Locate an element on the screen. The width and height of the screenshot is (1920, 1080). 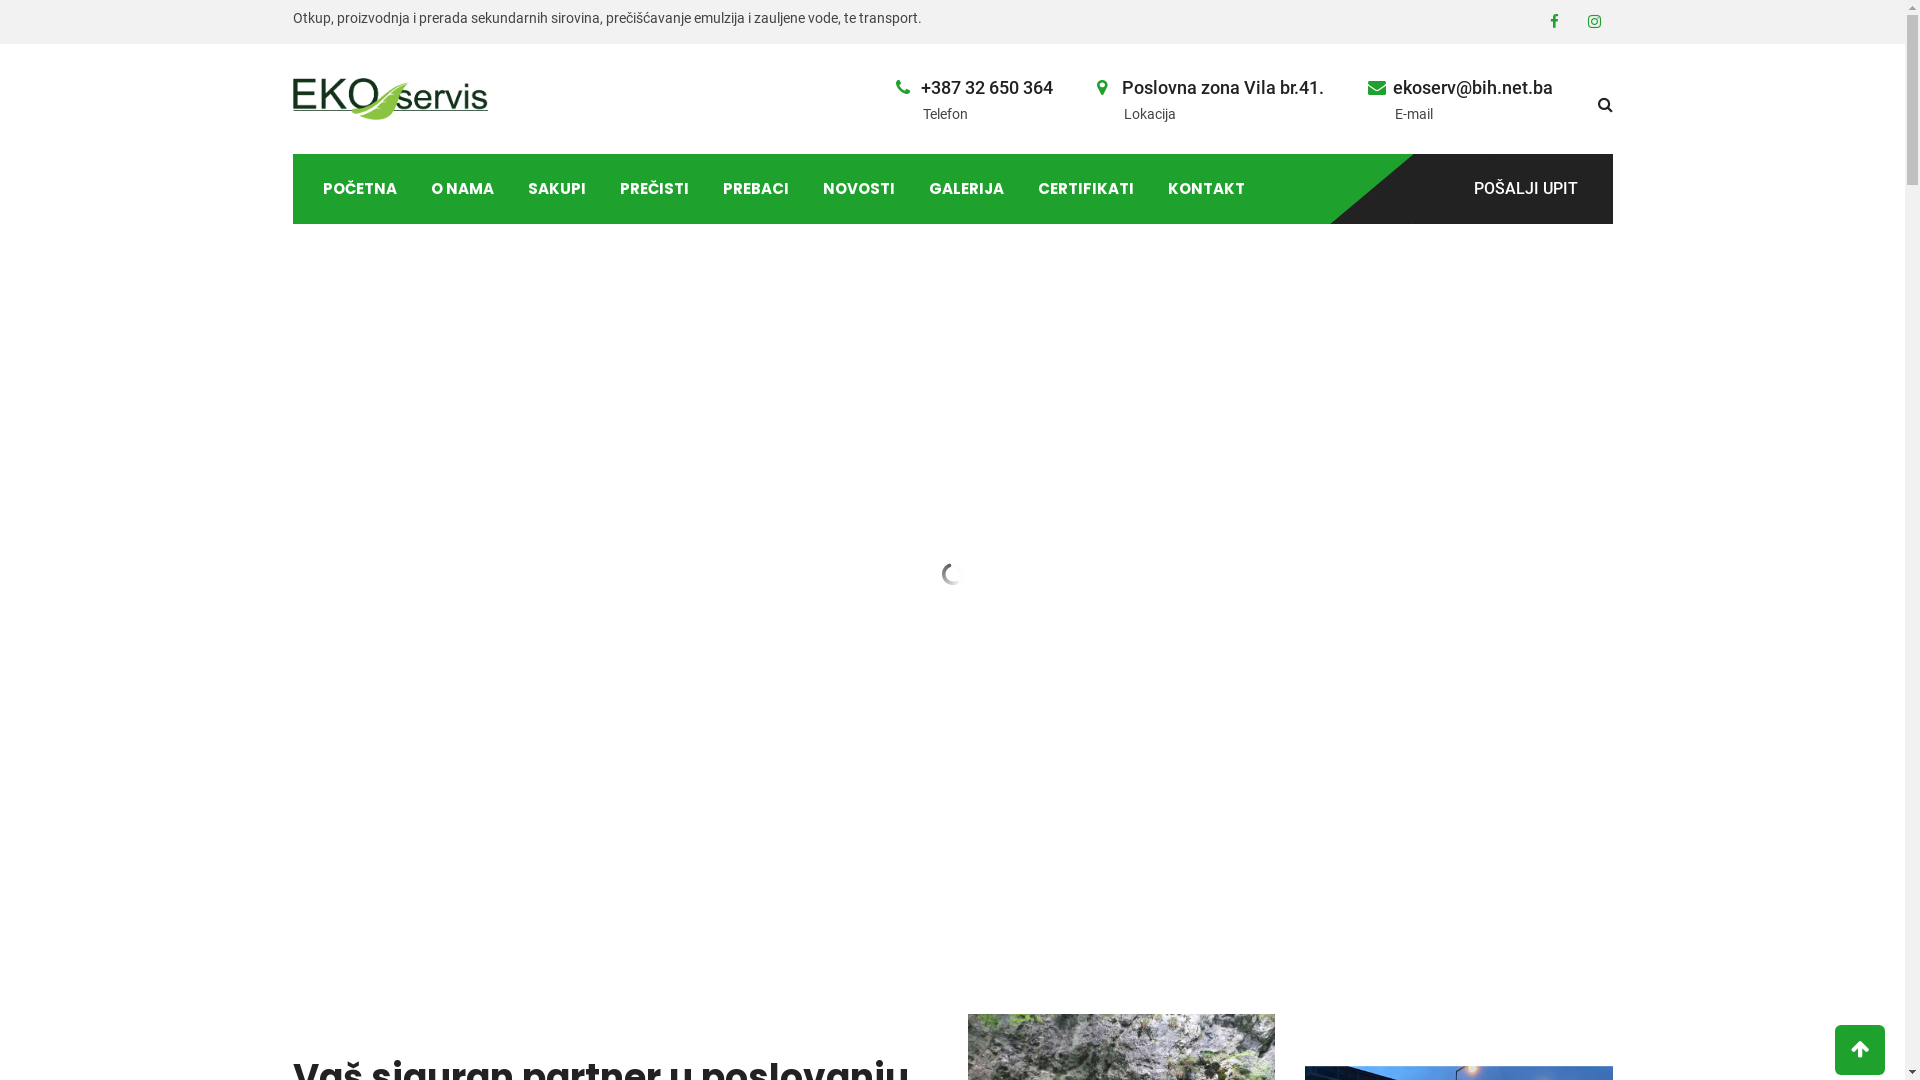
'SAKUPI' is located at coordinates (556, 189).